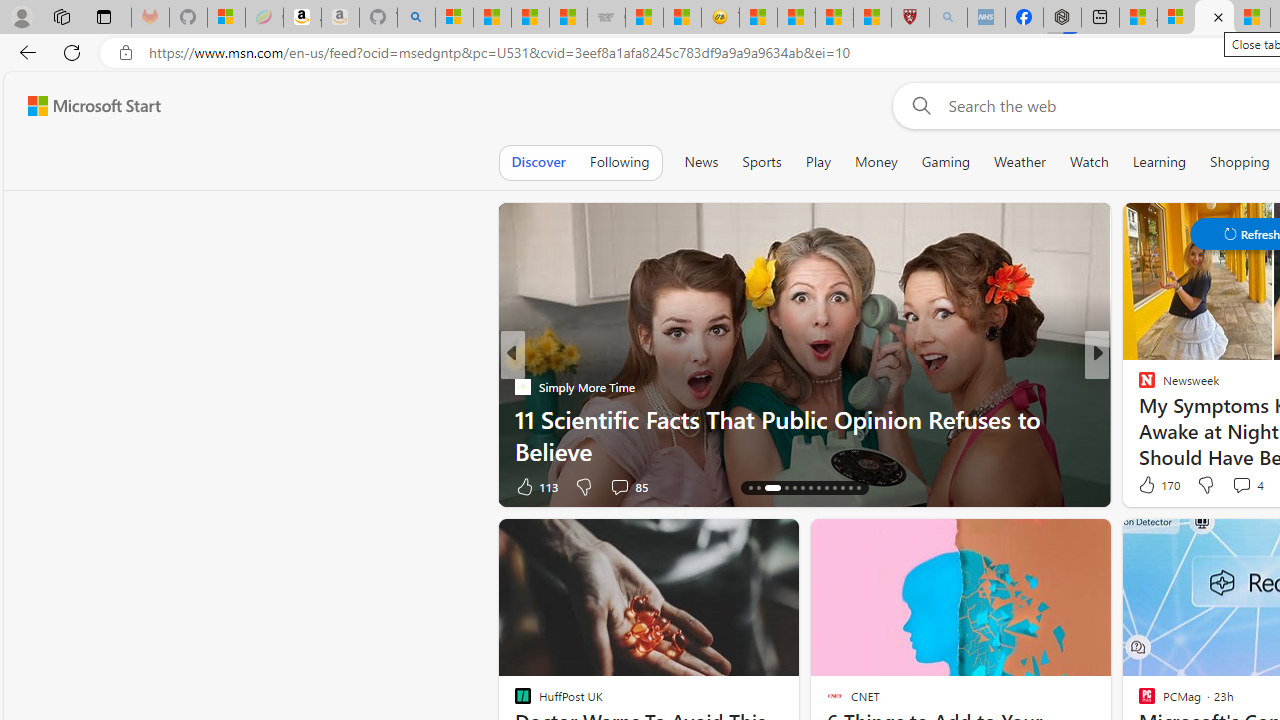 The height and width of the screenshot is (720, 1280). What do you see at coordinates (817, 161) in the screenshot?
I see `'Play'` at bounding box center [817, 161].